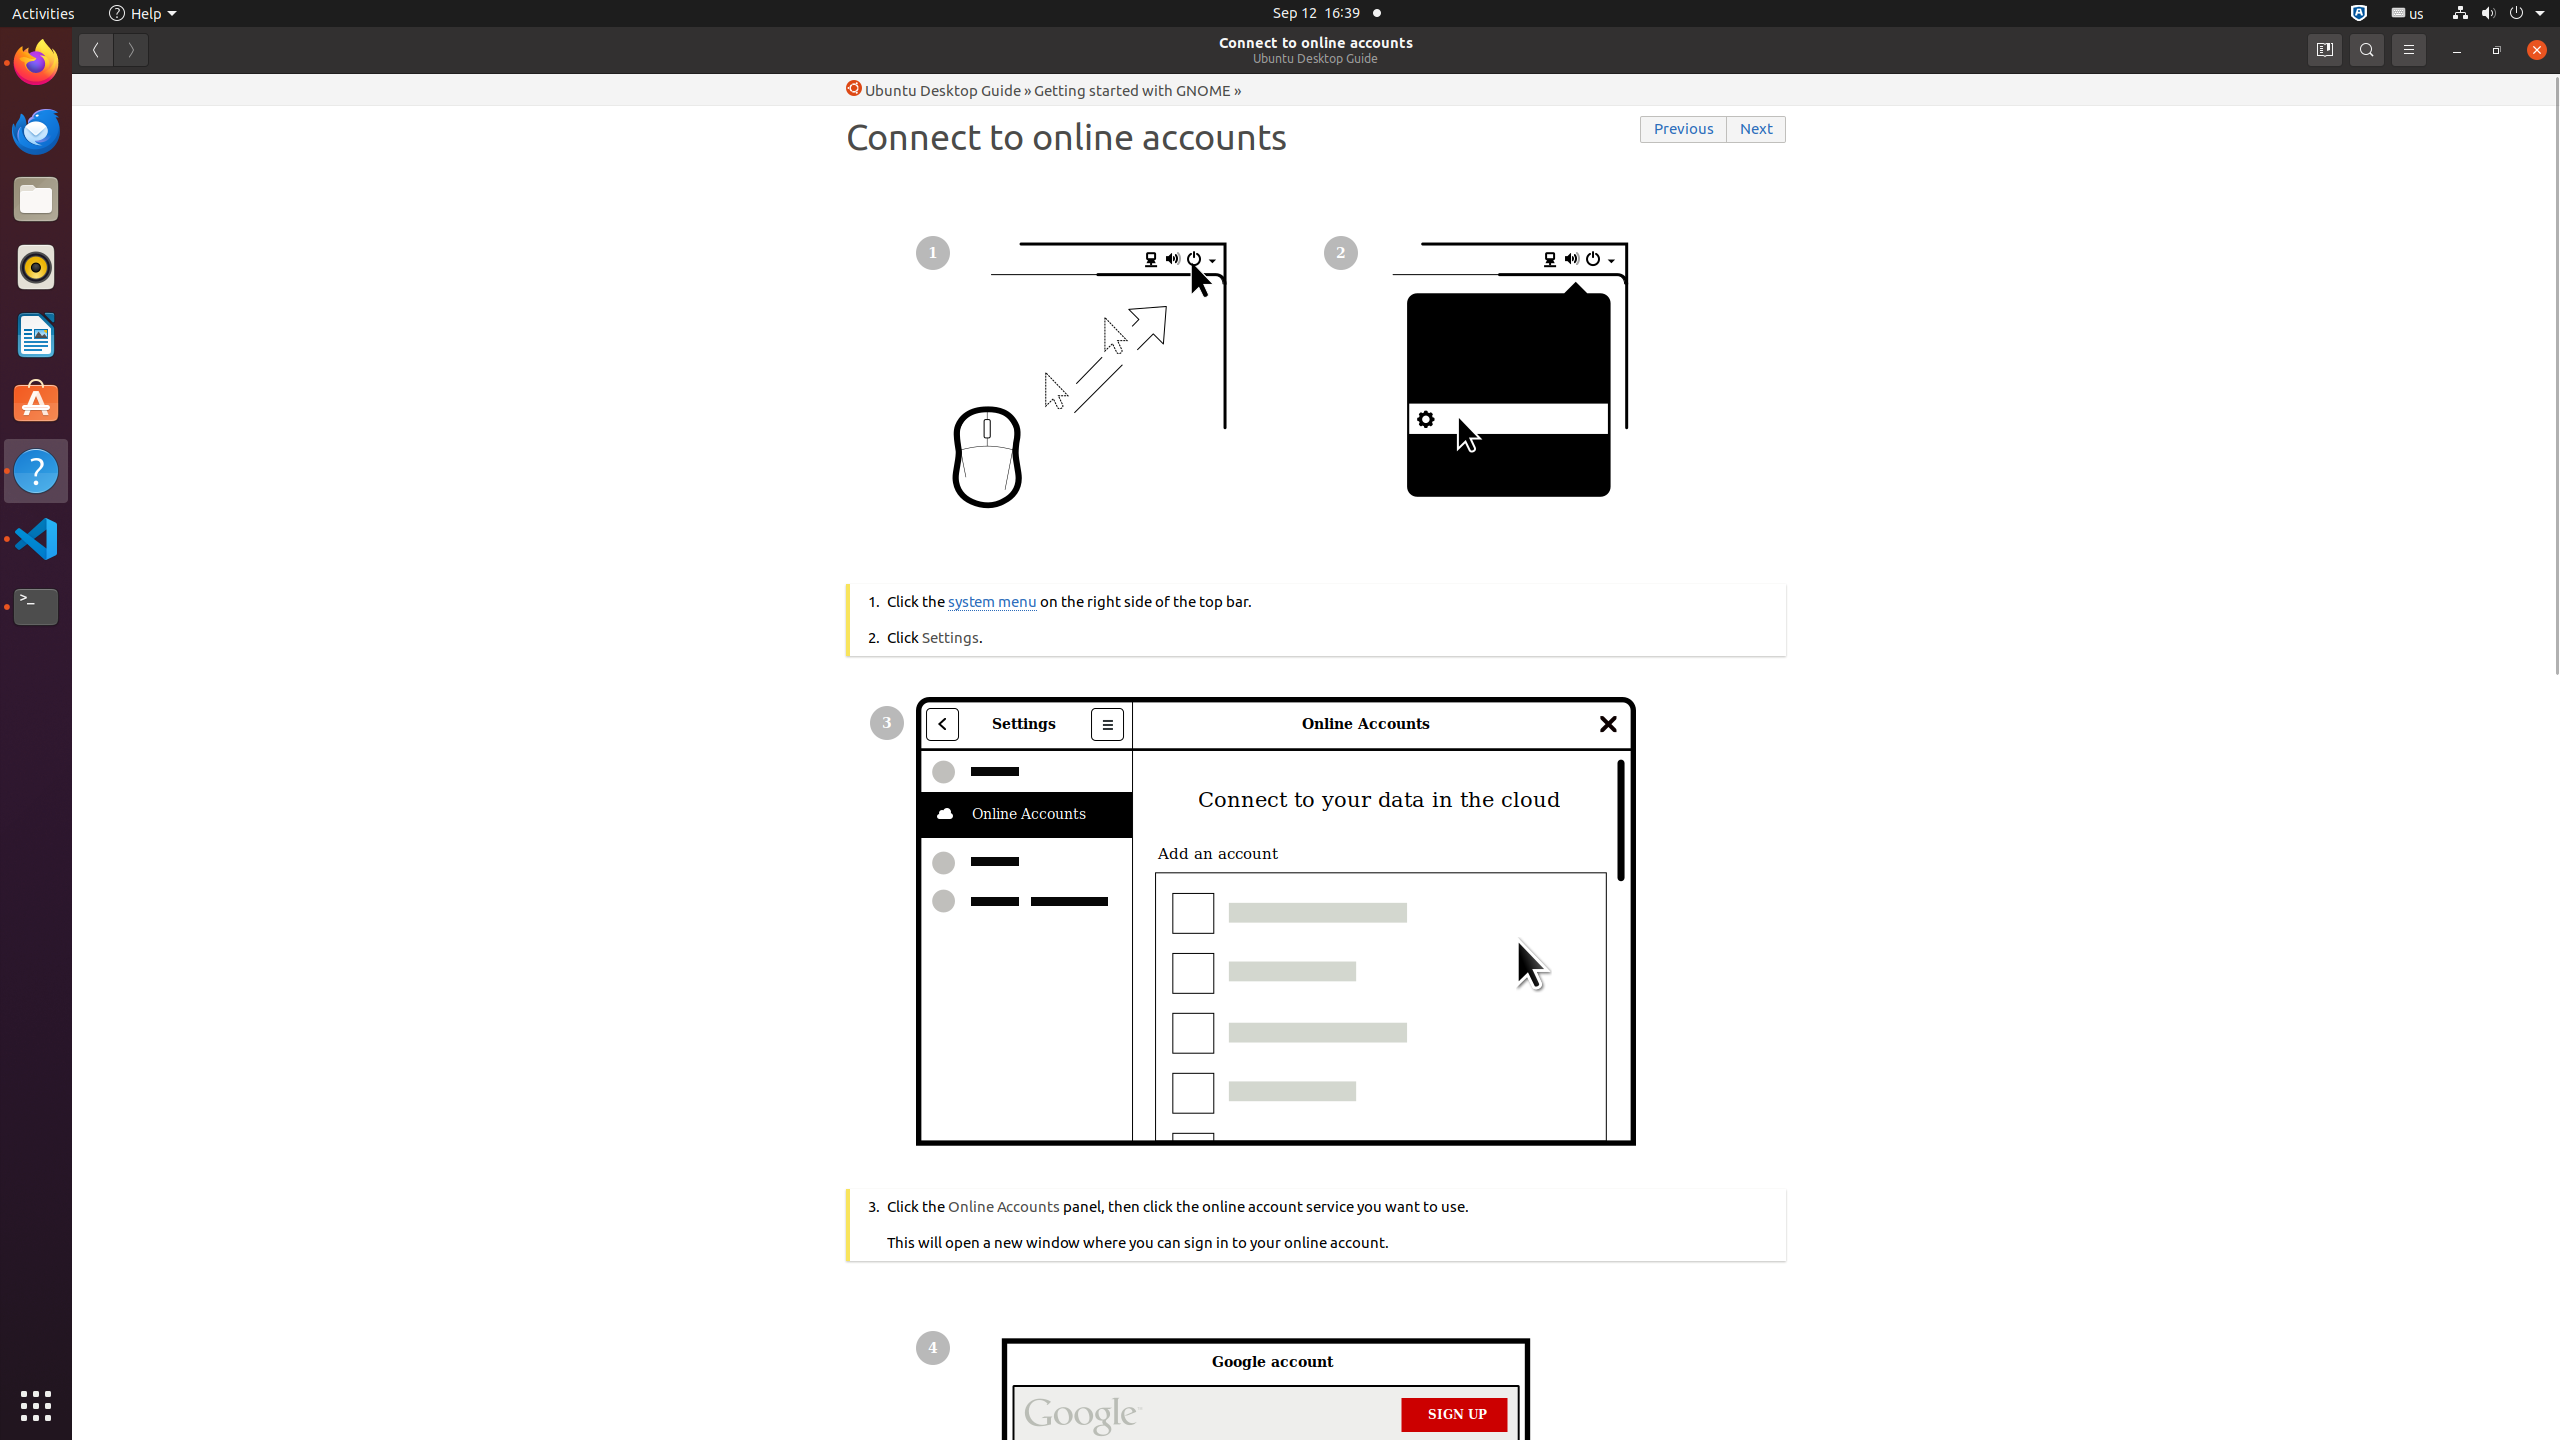  What do you see at coordinates (36, 605) in the screenshot?
I see `'Terminal'` at bounding box center [36, 605].